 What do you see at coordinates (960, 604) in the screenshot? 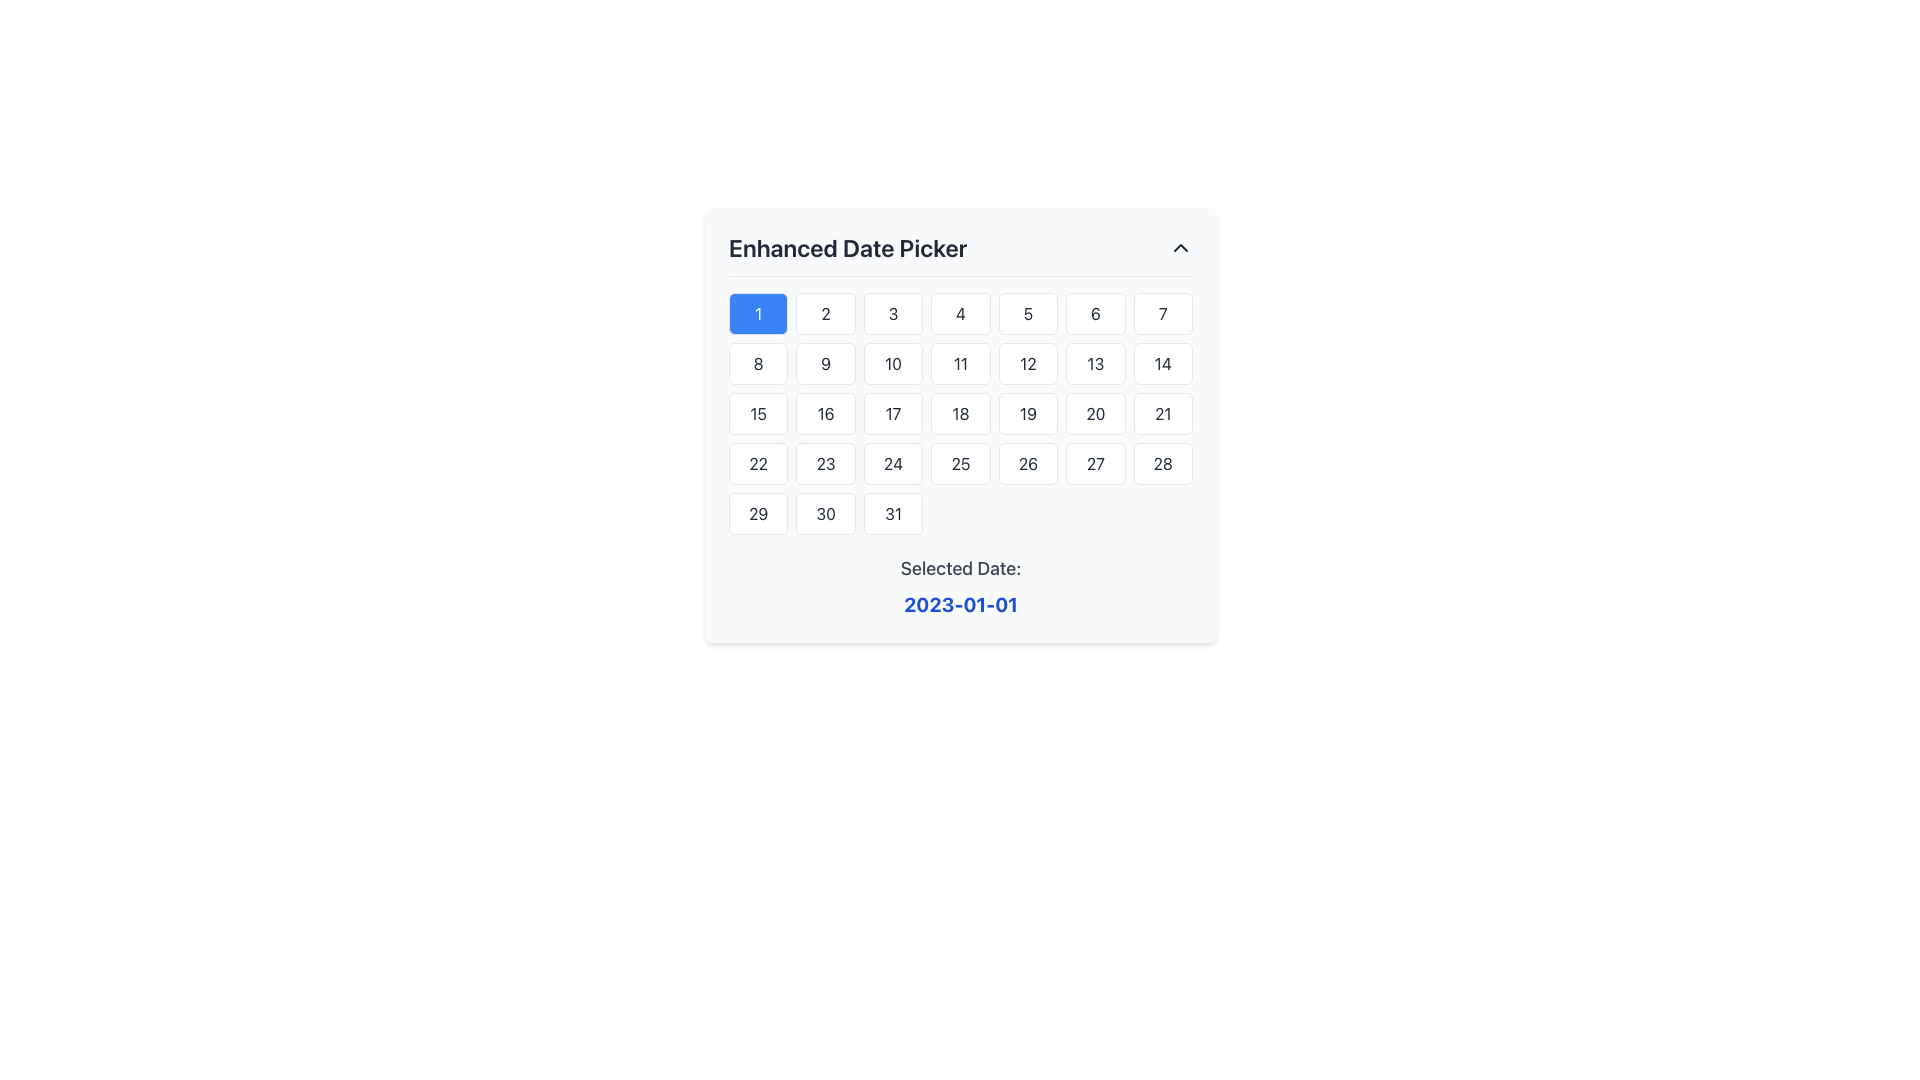
I see `the text display showing '2023-01-01' in bold, blue font, located below the 'Selected Date:' label` at bounding box center [960, 604].